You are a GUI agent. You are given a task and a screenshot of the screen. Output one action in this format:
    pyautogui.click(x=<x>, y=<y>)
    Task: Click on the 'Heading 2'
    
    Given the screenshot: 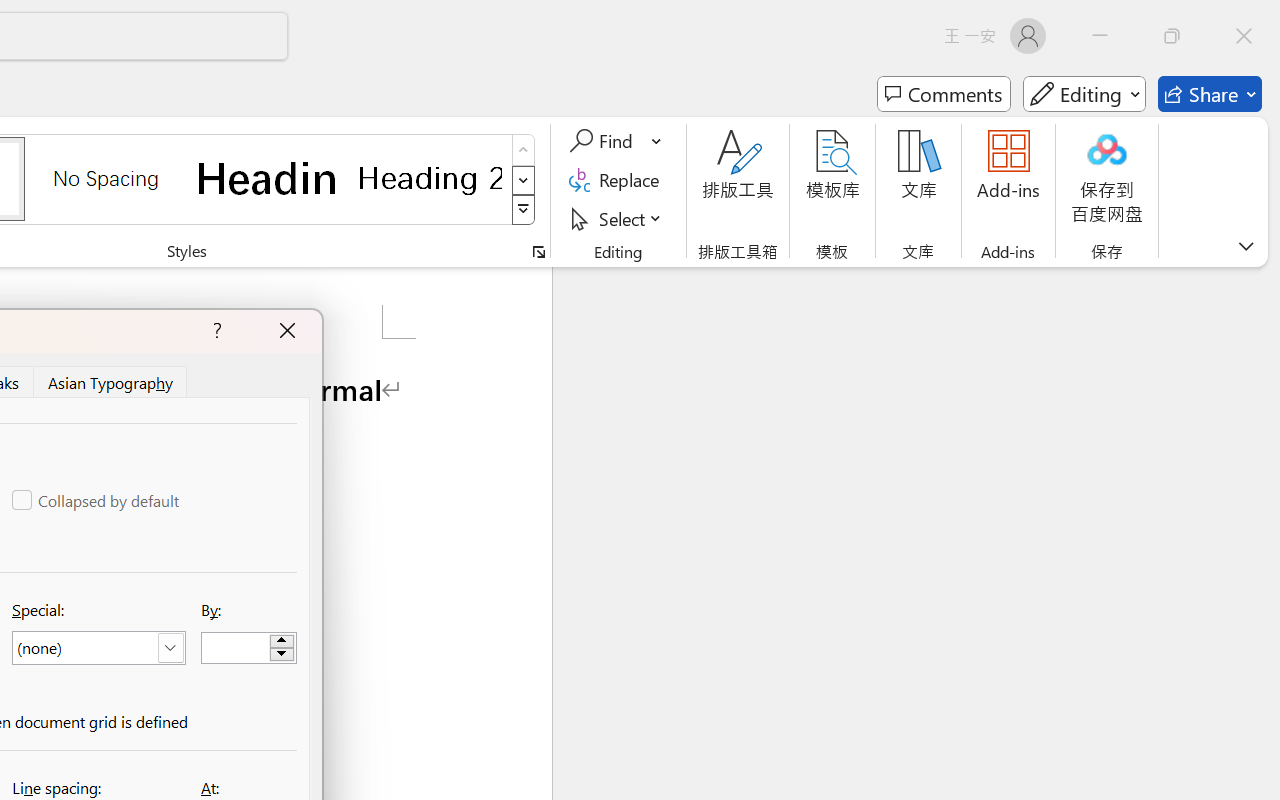 What is the action you would take?
    pyautogui.click(x=429, y=177)
    